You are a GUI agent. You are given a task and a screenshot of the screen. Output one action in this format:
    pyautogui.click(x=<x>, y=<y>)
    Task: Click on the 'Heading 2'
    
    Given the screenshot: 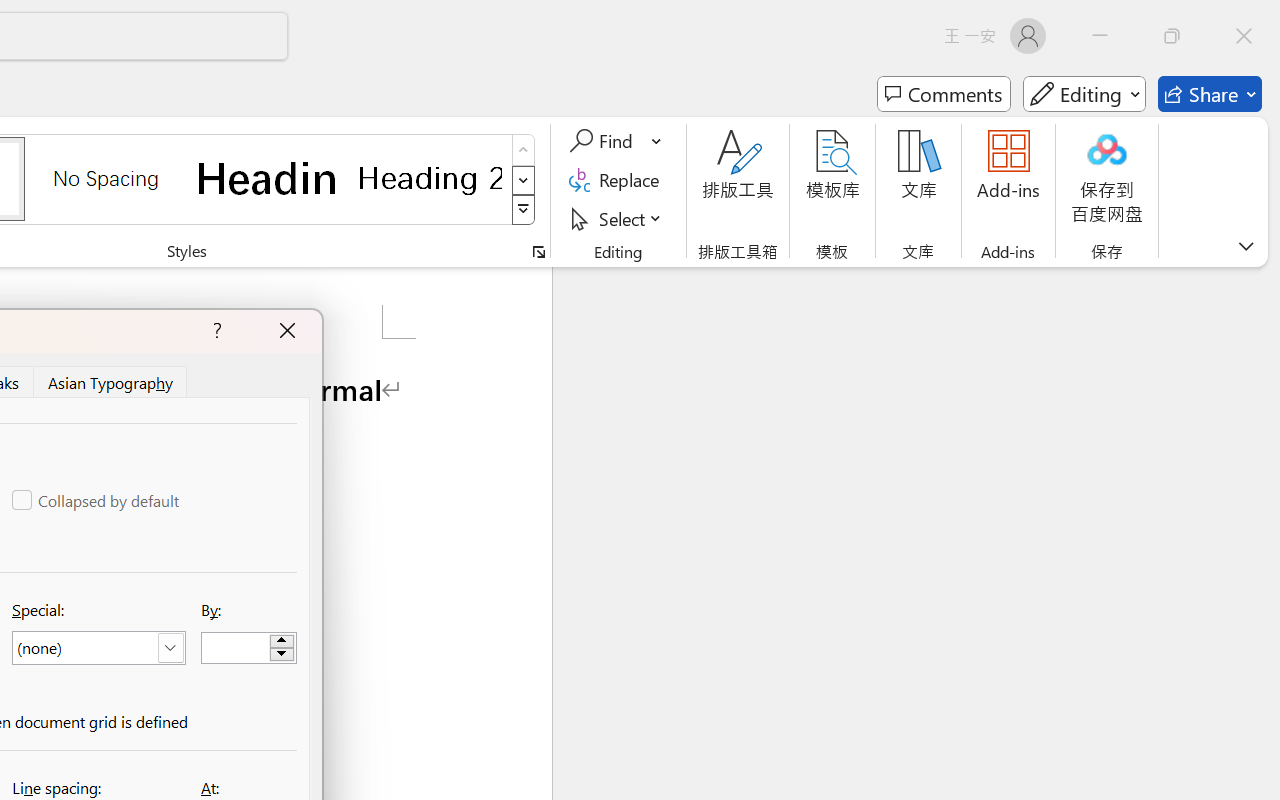 What is the action you would take?
    pyautogui.click(x=429, y=177)
    